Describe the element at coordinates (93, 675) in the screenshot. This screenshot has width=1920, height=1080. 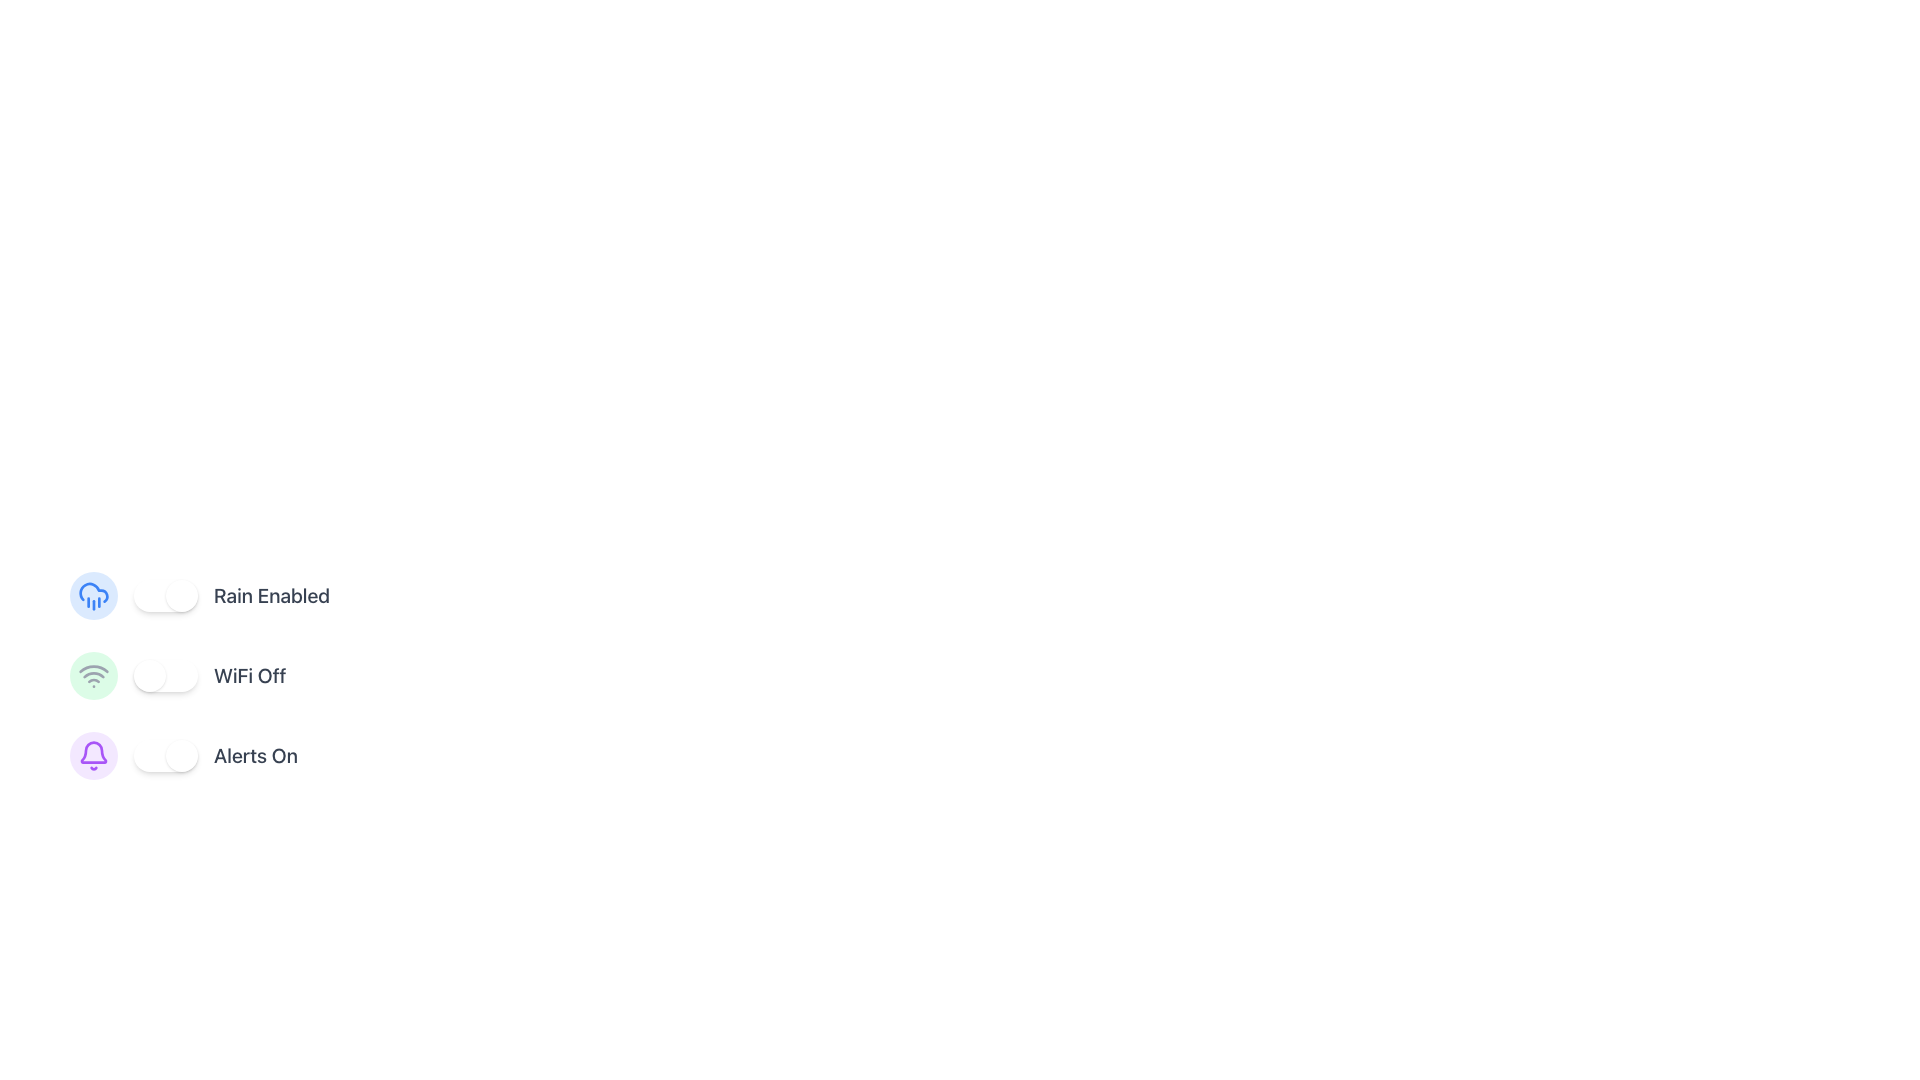
I see `the second arc of the WiFi signal icon, which is an outlined semi-circle positioned to the left of the 'WiFi Off' label` at that location.